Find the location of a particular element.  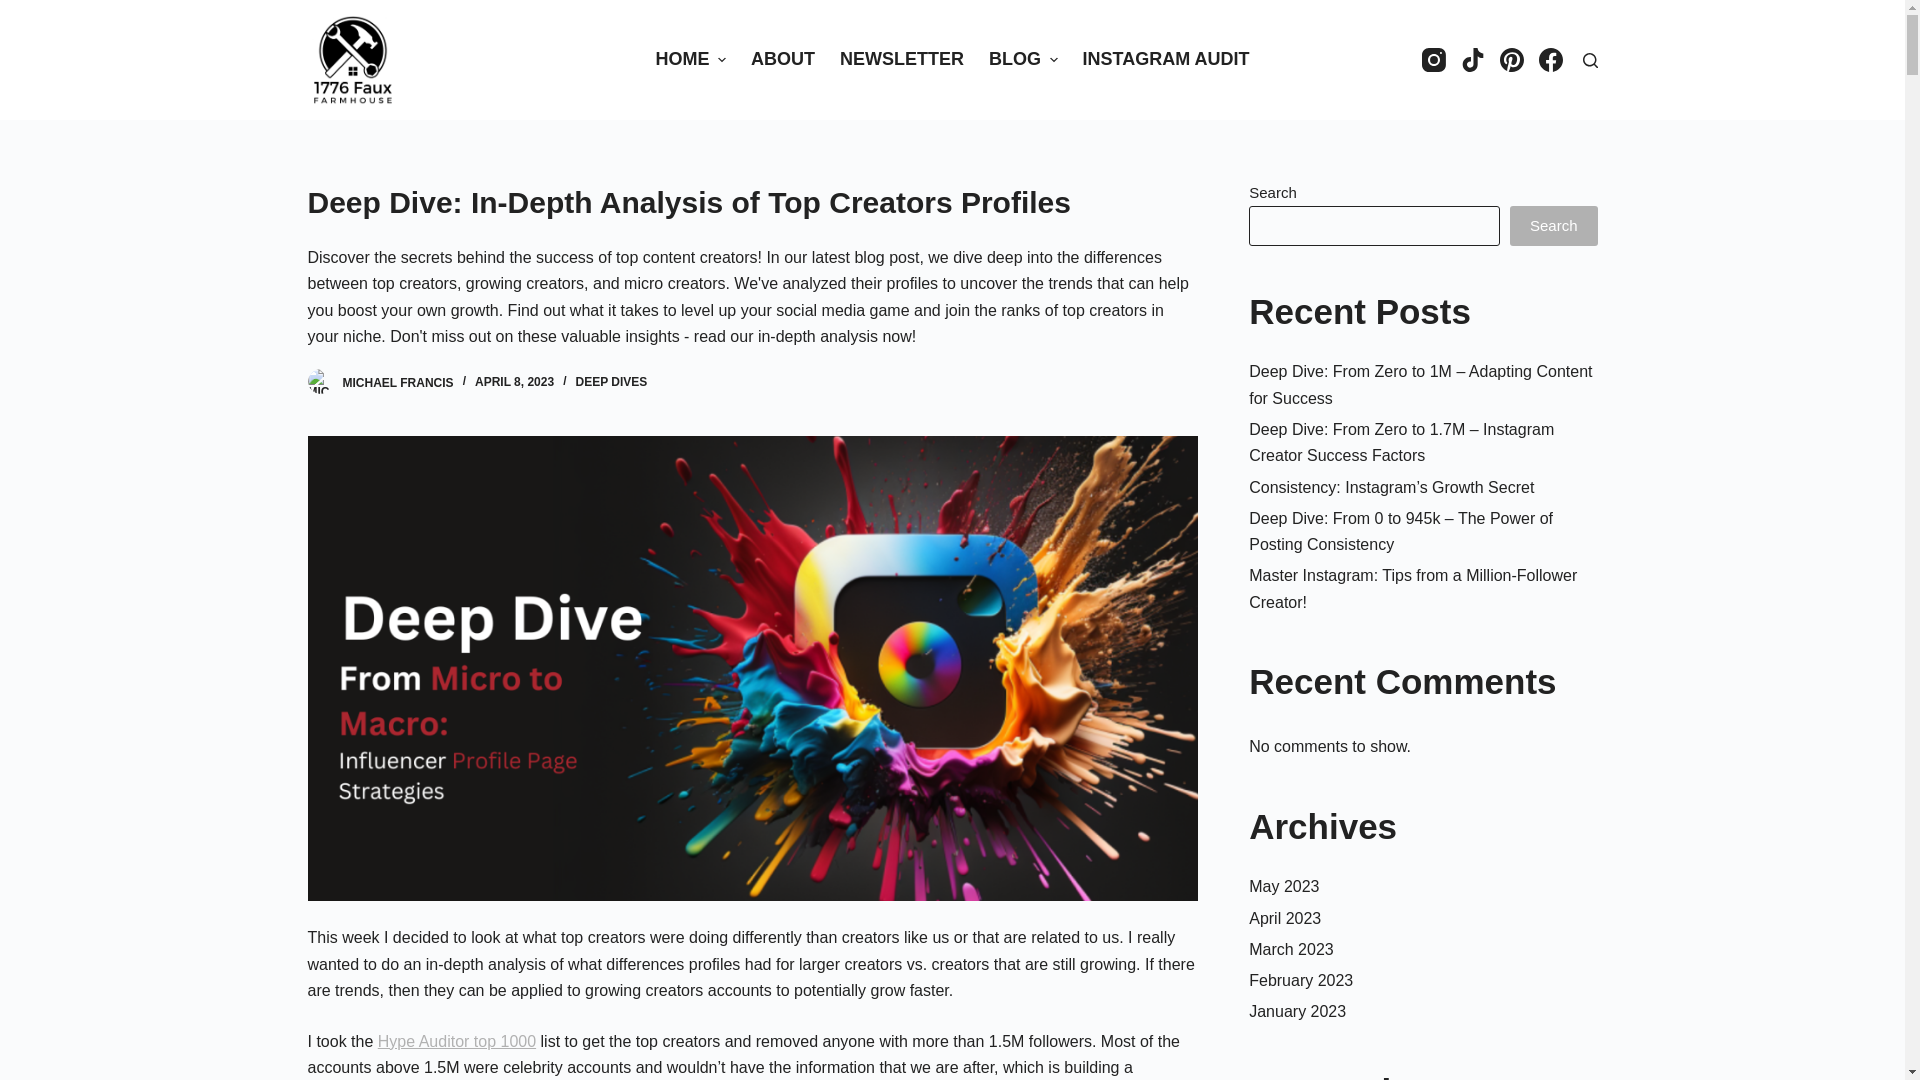

'February 2023' is located at coordinates (1300, 979).